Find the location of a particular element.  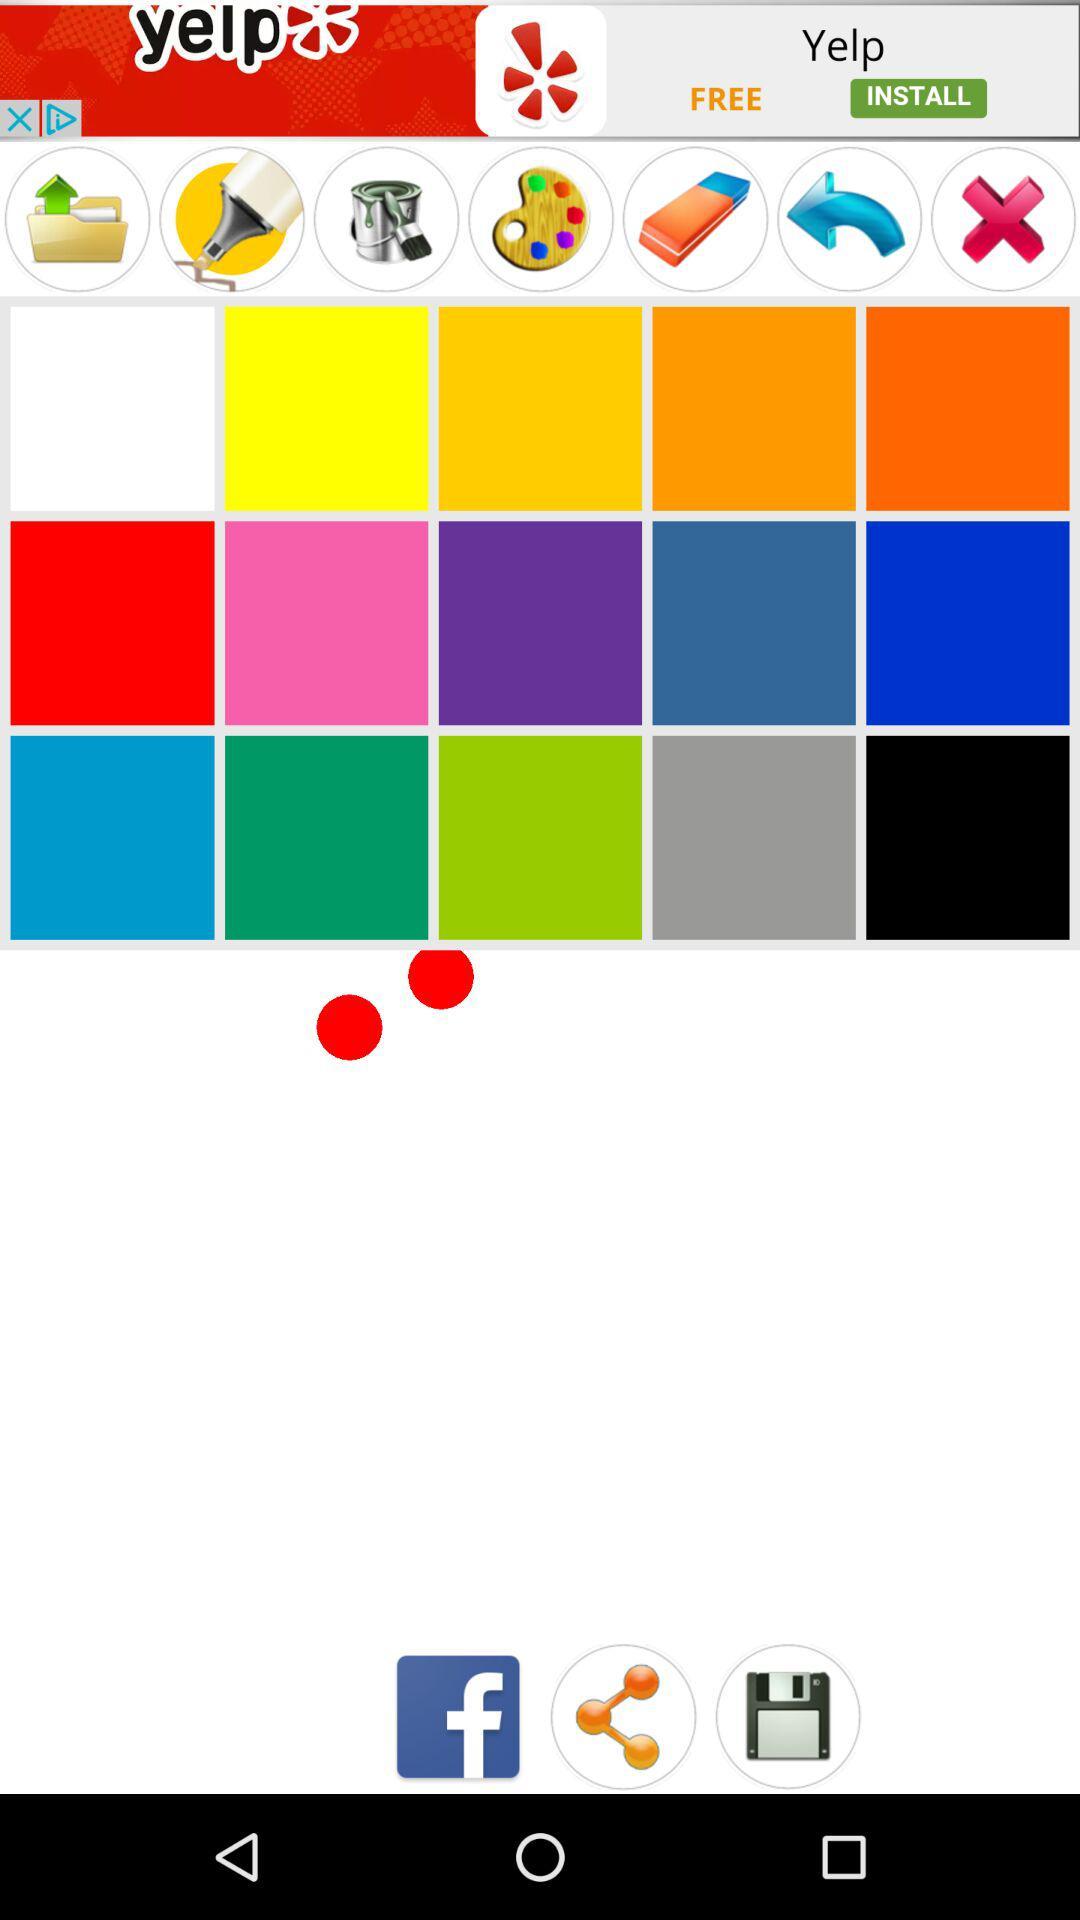

color is located at coordinates (325, 407).